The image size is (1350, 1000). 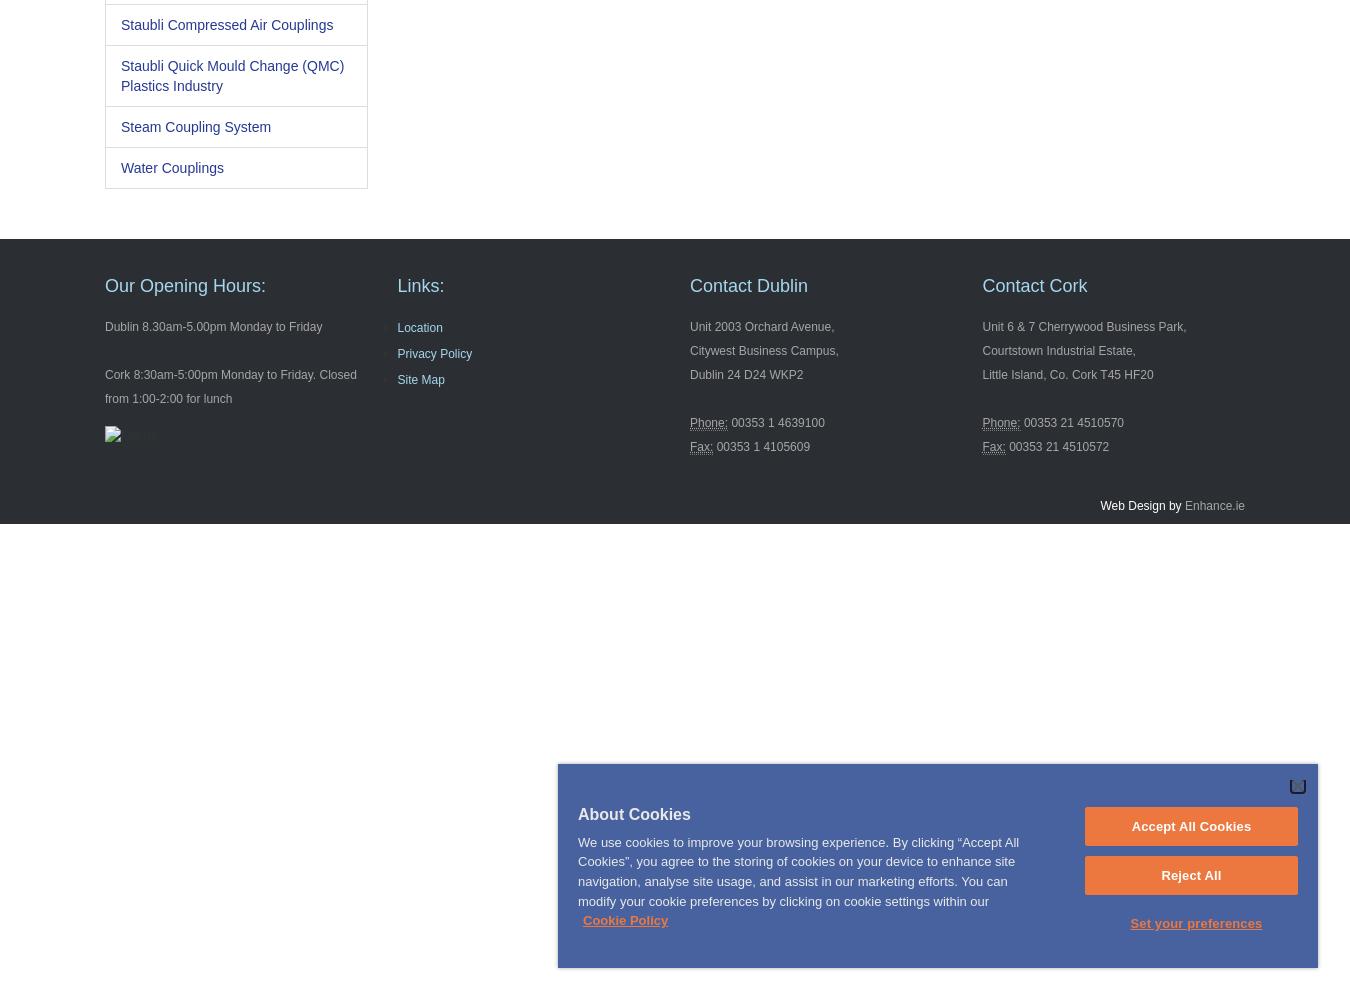 What do you see at coordinates (688, 326) in the screenshot?
I see `'Unit 2003 Orchard Avenue,'` at bounding box center [688, 326].